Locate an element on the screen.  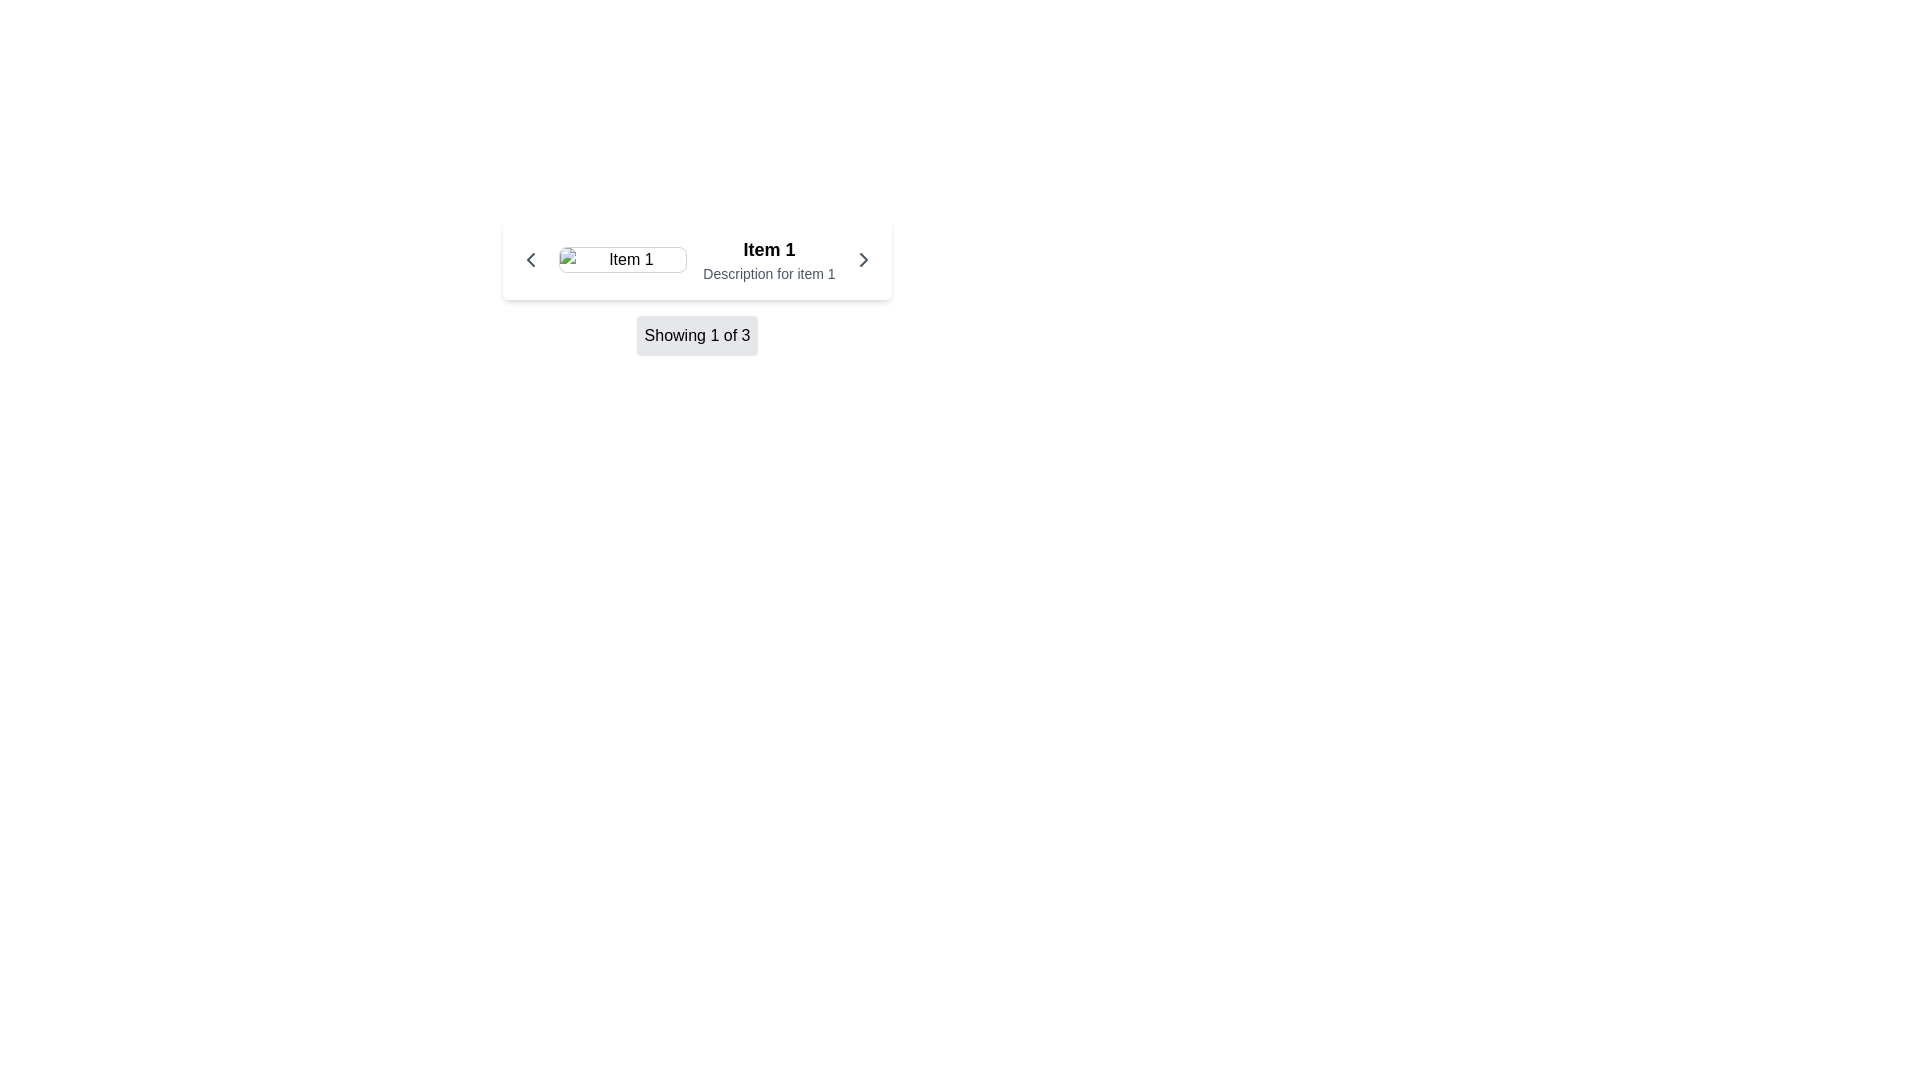
the chevron (right arrow) located to the far right of the header containing the text 'Item 1' is located at coordinates (863, 258).